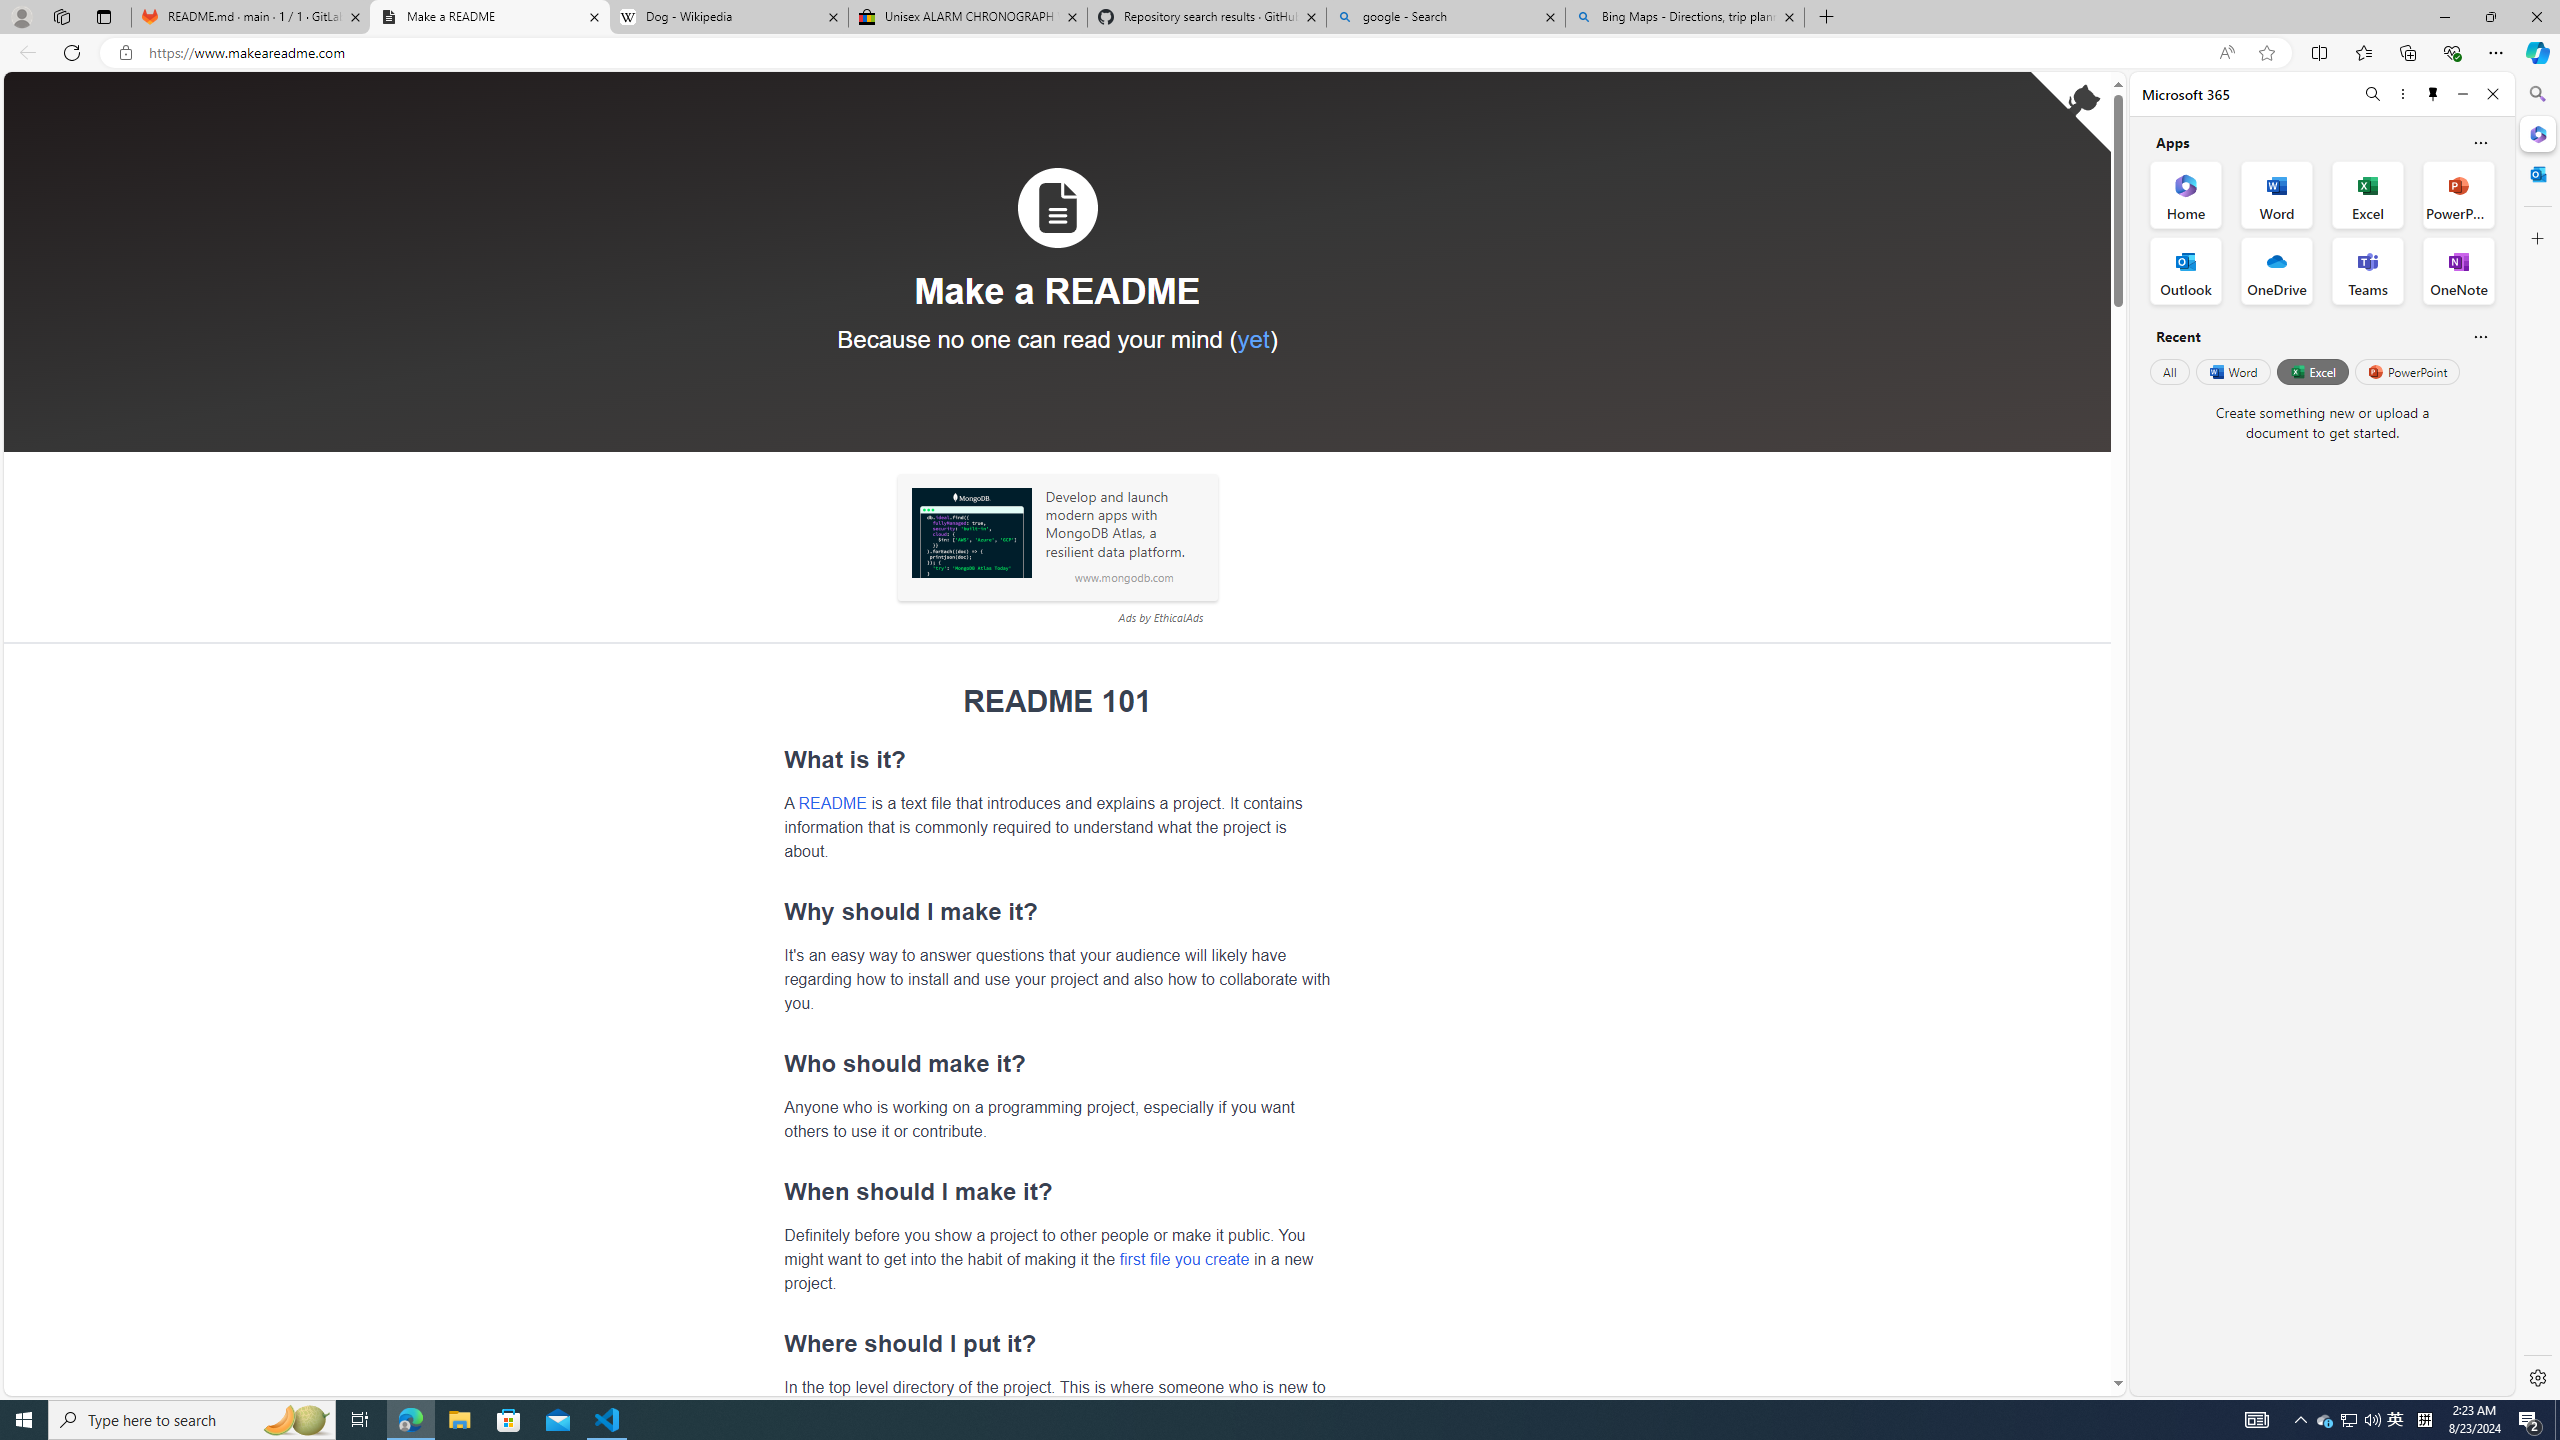  I want to click on 'Open GitHub project', so click(2070, 111).